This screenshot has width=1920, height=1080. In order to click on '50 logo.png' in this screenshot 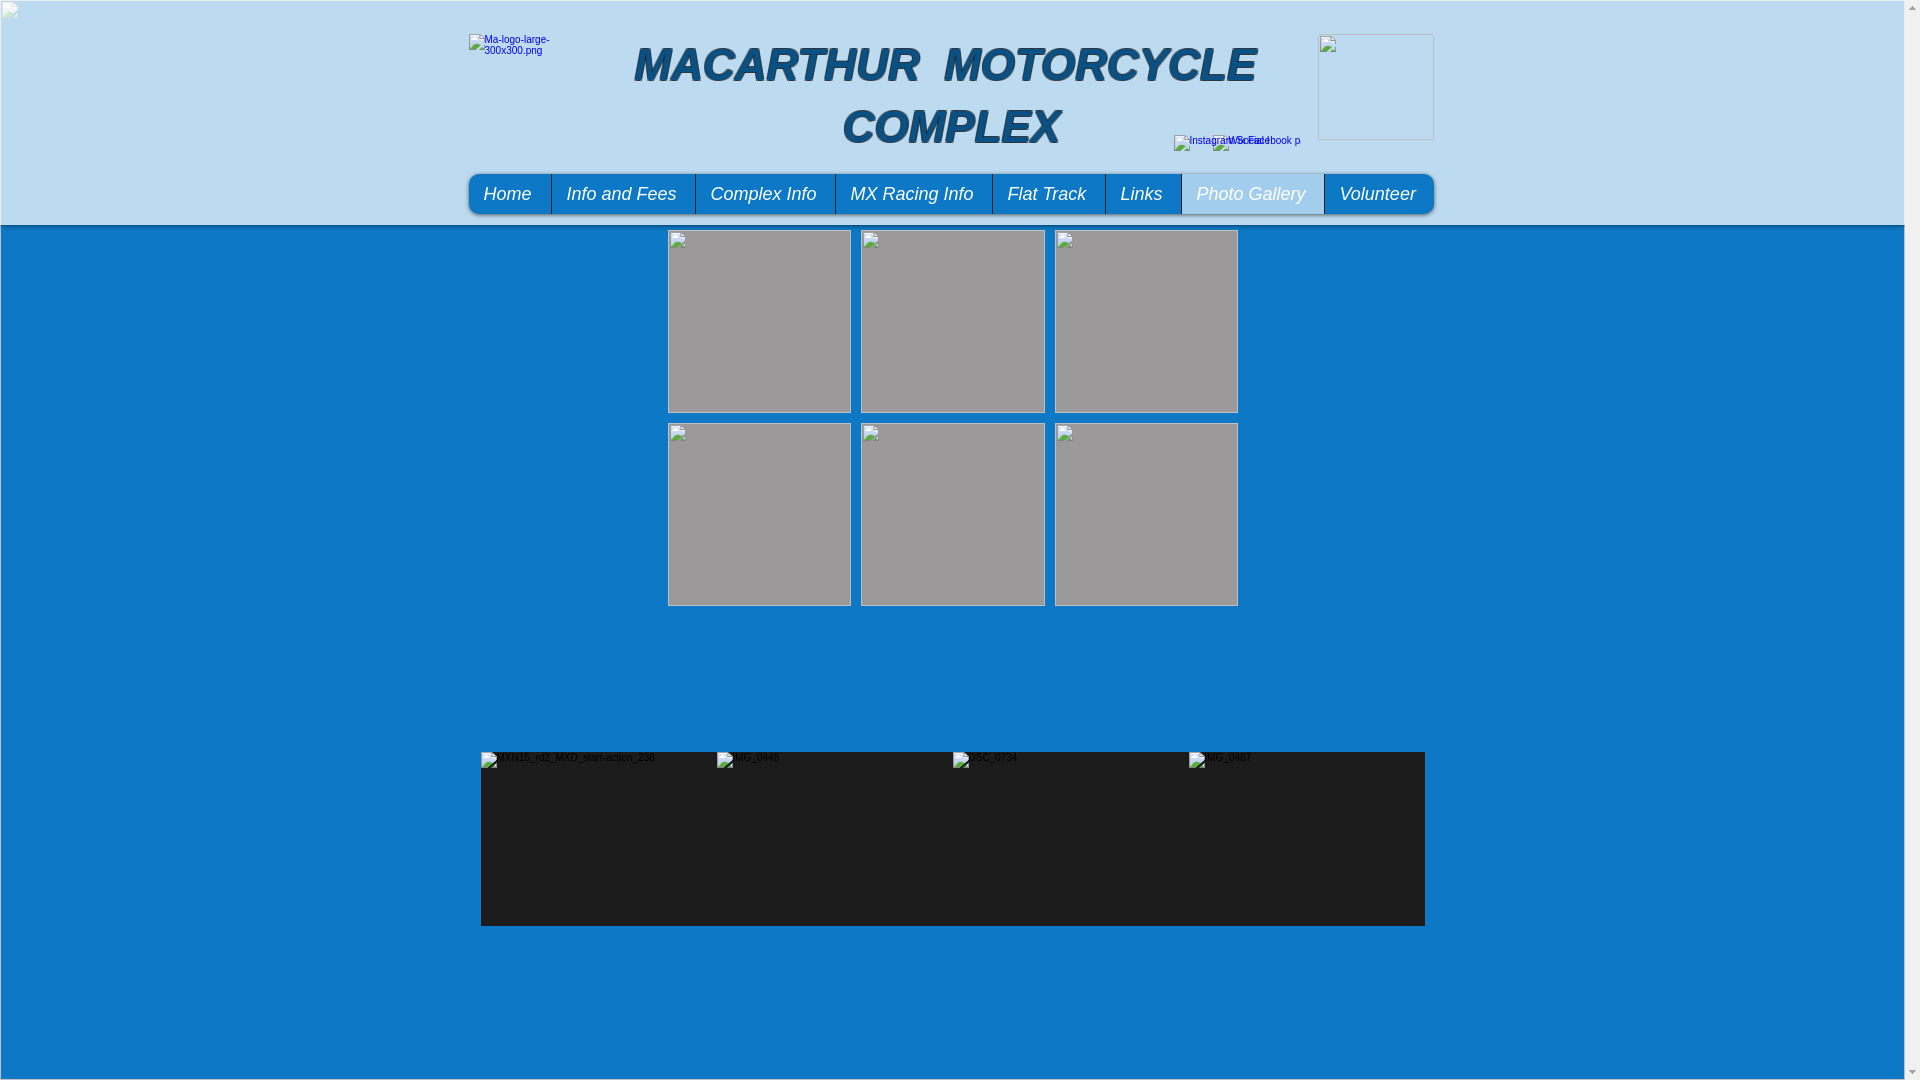, I will do `click(1375, 86)`.